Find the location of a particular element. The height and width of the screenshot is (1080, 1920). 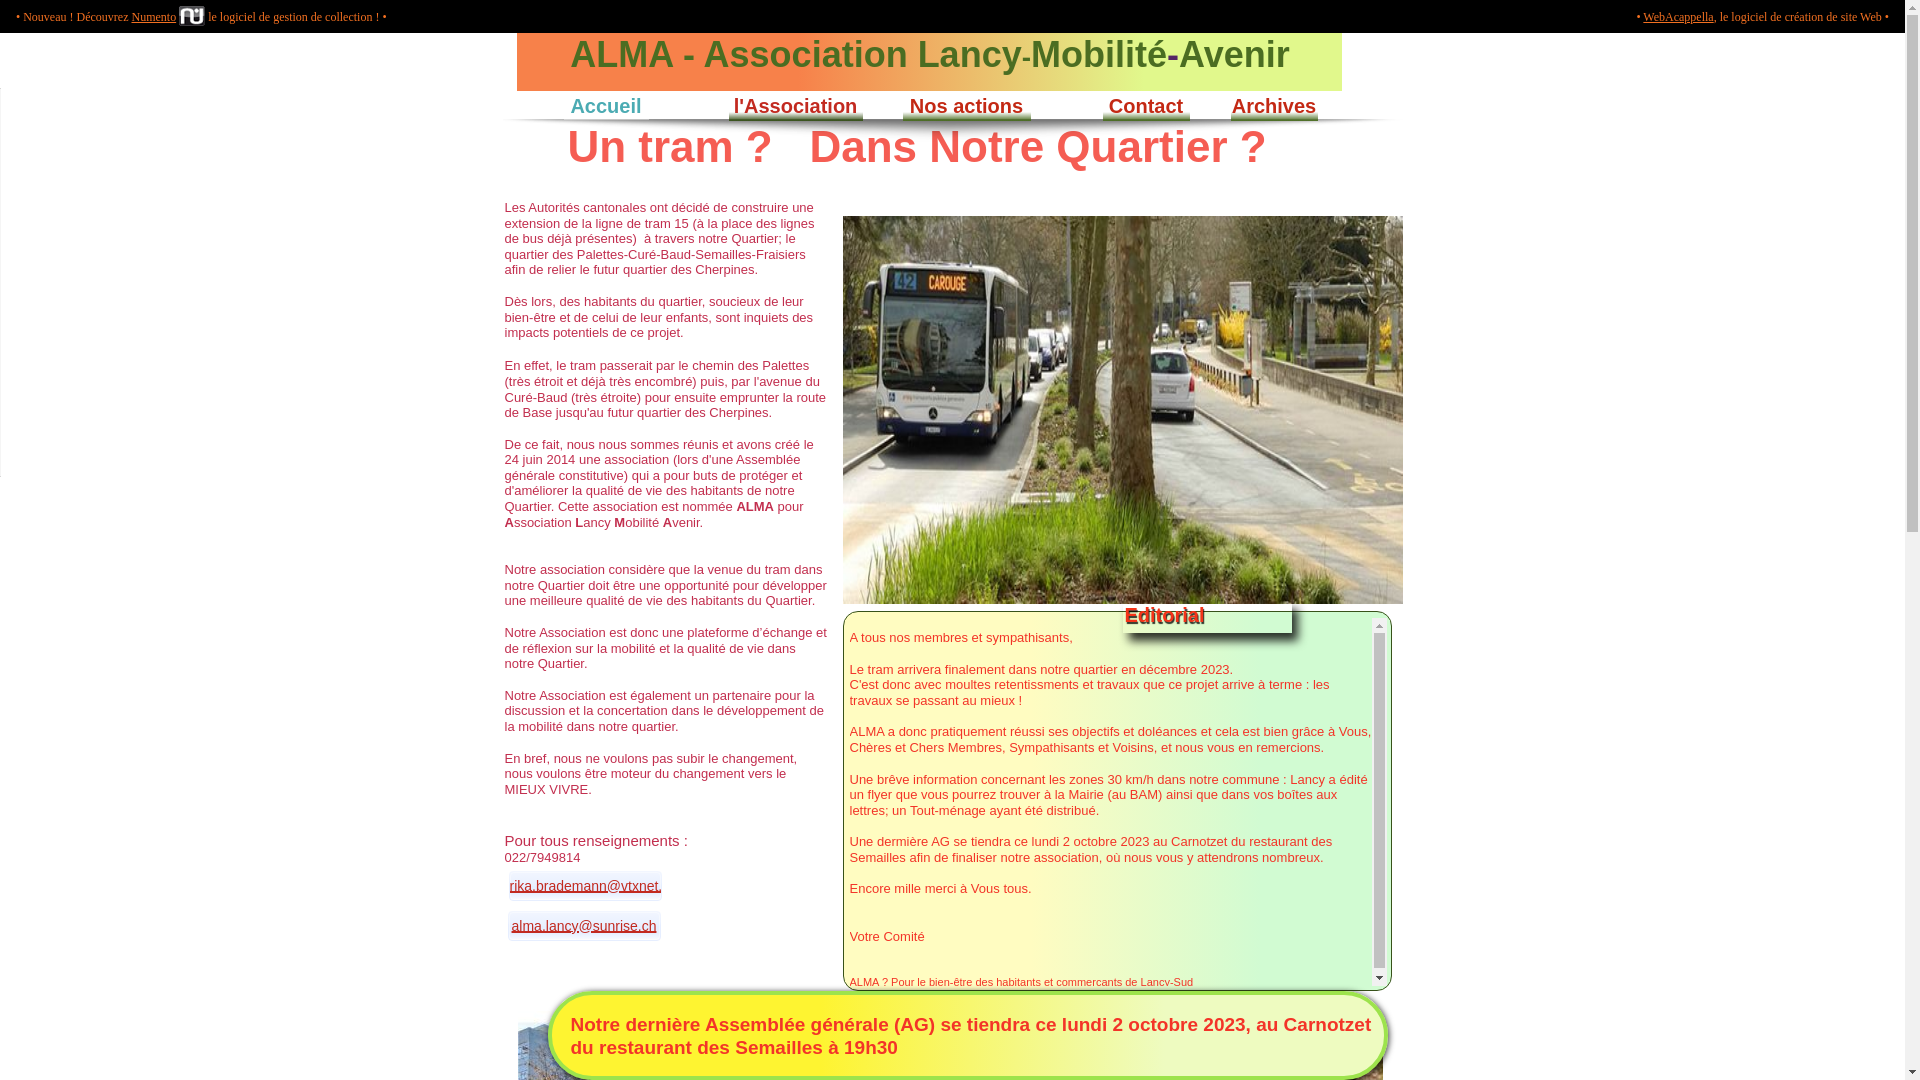

'l'Association' is located at coordinates (795, 104).